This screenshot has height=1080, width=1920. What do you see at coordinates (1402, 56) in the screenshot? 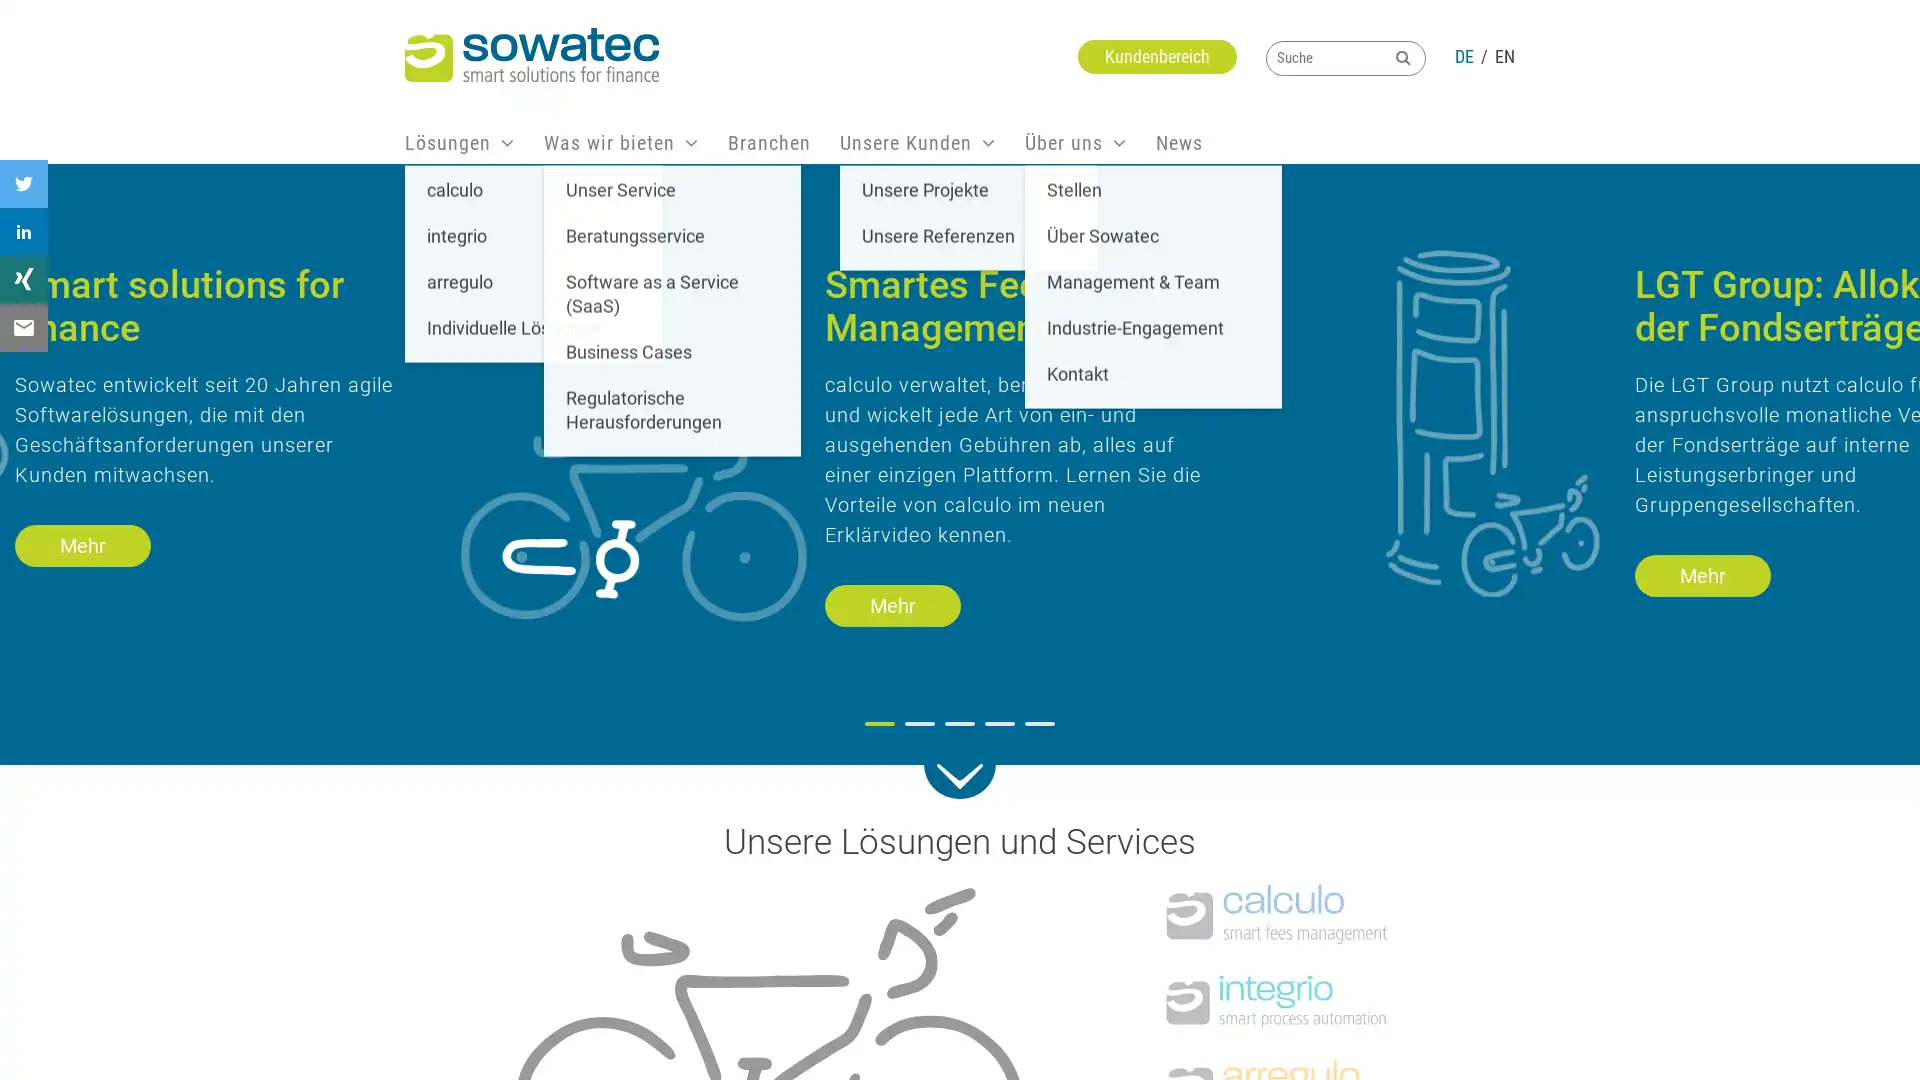
I see `Search` at bounding box center [1402, 56].